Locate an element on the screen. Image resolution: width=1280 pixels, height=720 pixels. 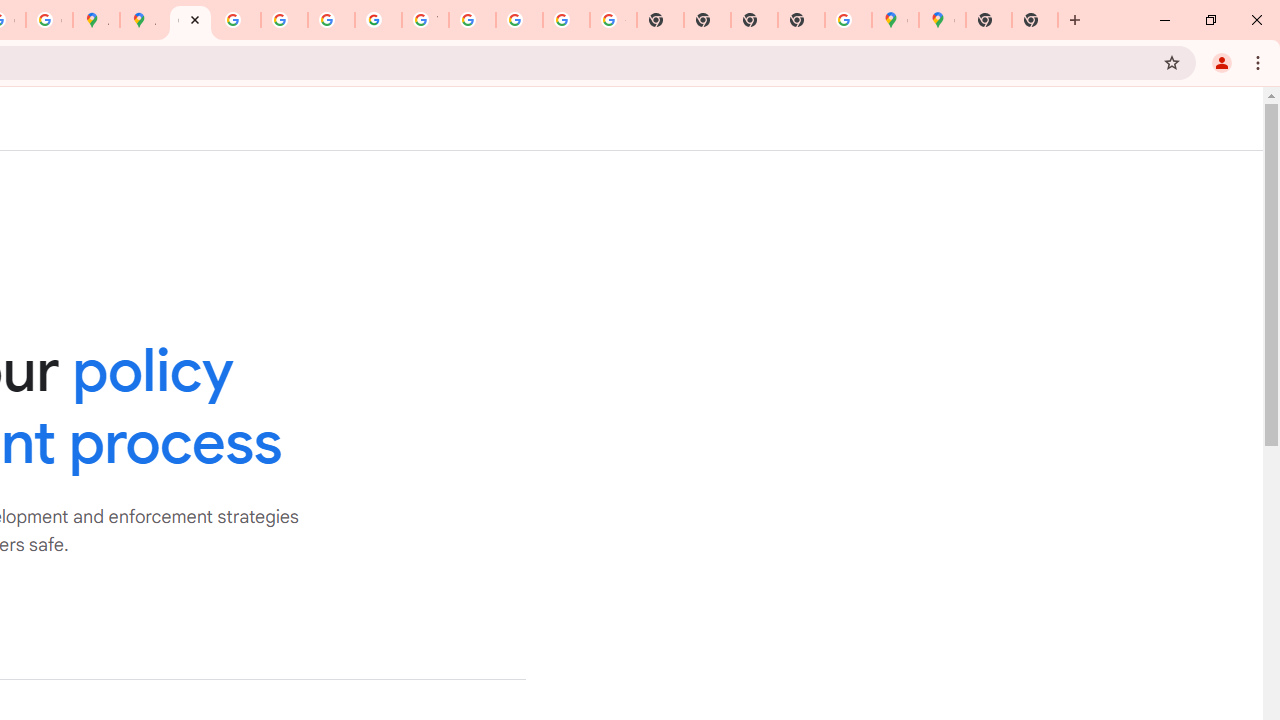
'Google Maps' is located at coordinates (894, 20).